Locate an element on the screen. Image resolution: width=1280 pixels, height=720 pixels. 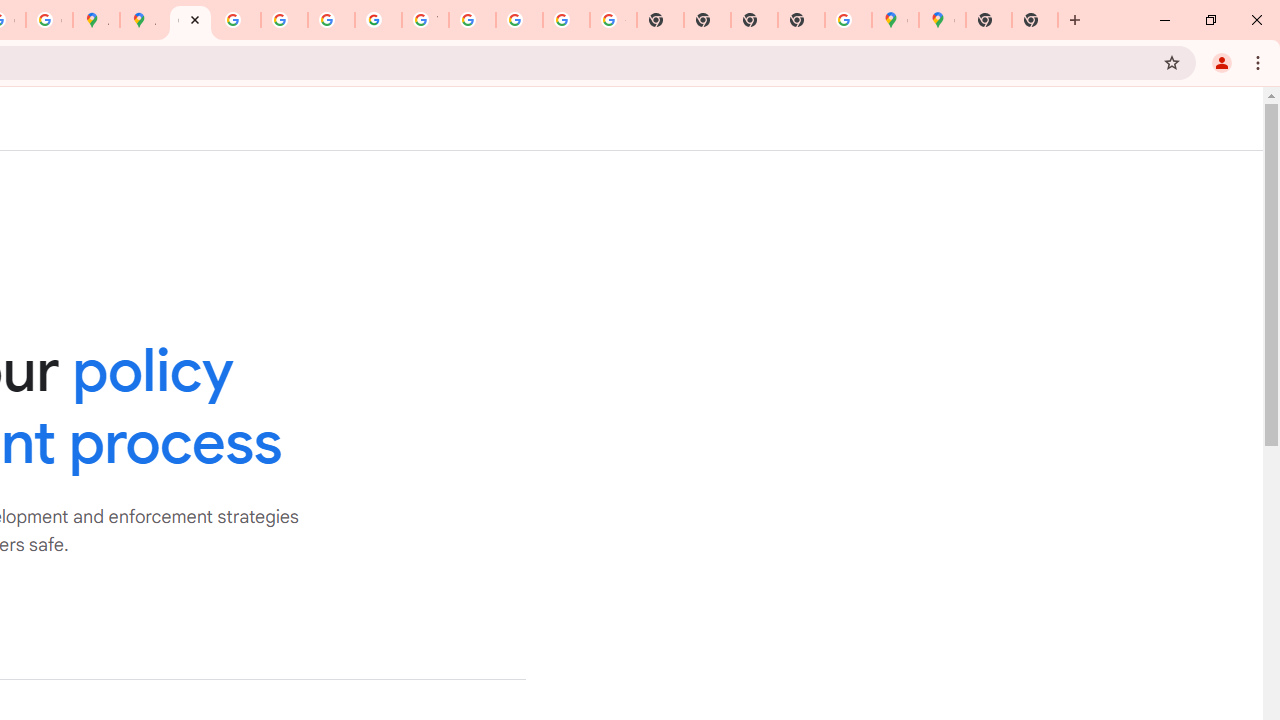
'Google Maps' is located at coordinates (894, 20).